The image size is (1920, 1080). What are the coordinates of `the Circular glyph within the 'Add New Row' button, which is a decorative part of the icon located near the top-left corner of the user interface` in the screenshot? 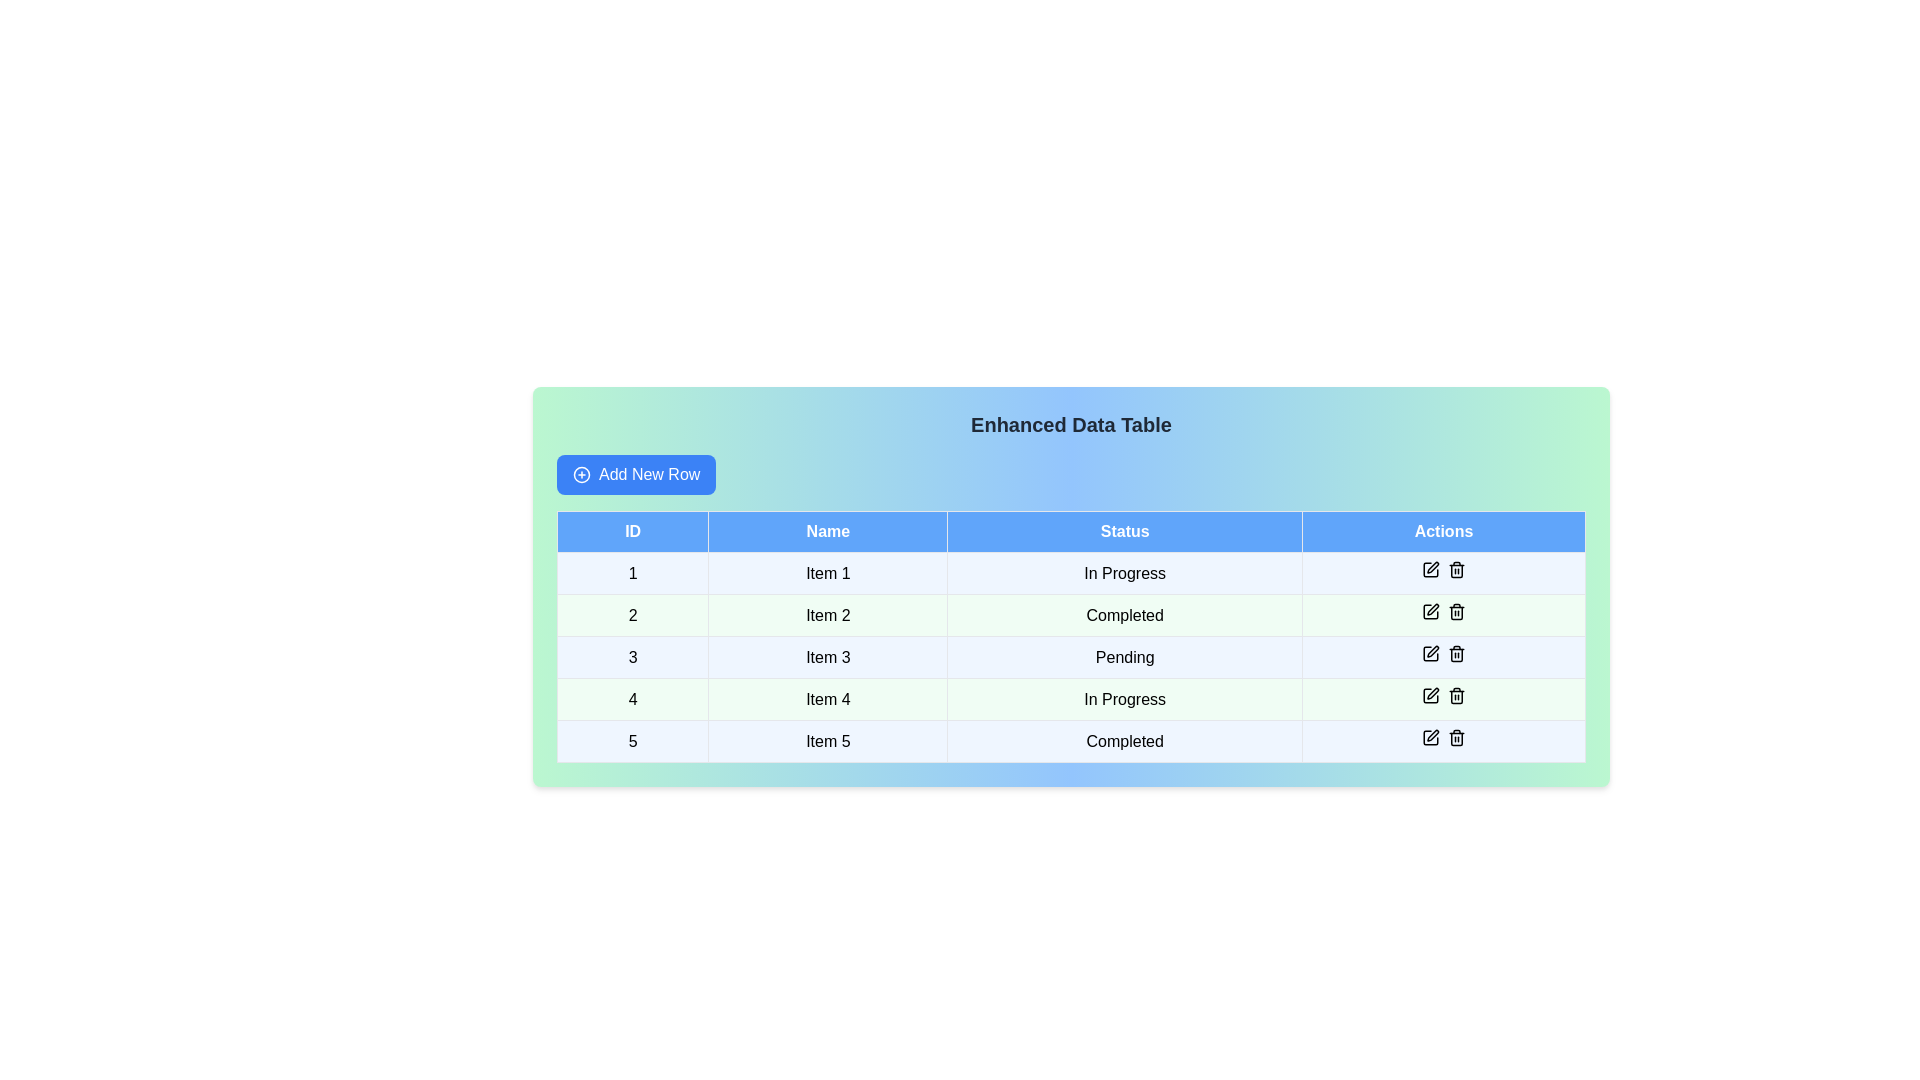 It's located at (580, 474).